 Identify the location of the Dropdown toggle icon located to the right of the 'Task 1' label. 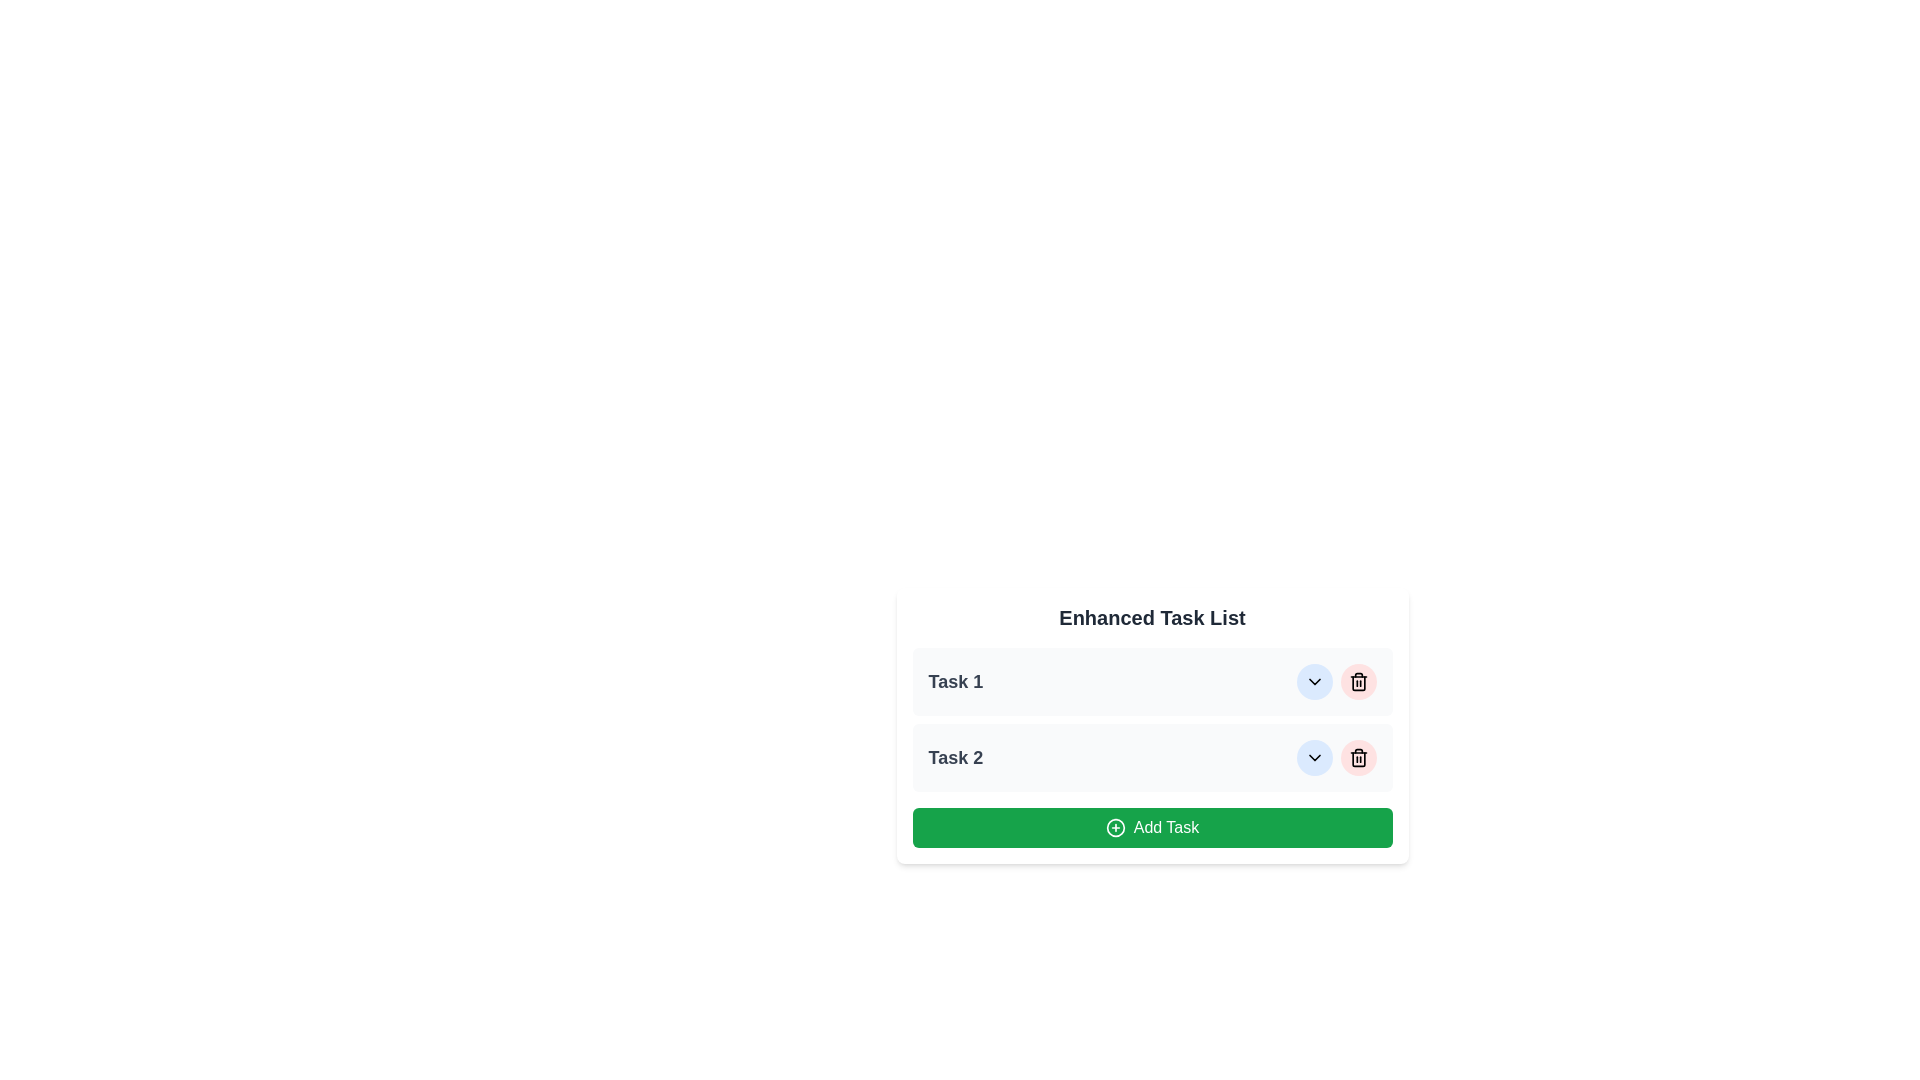
(1314, 681).